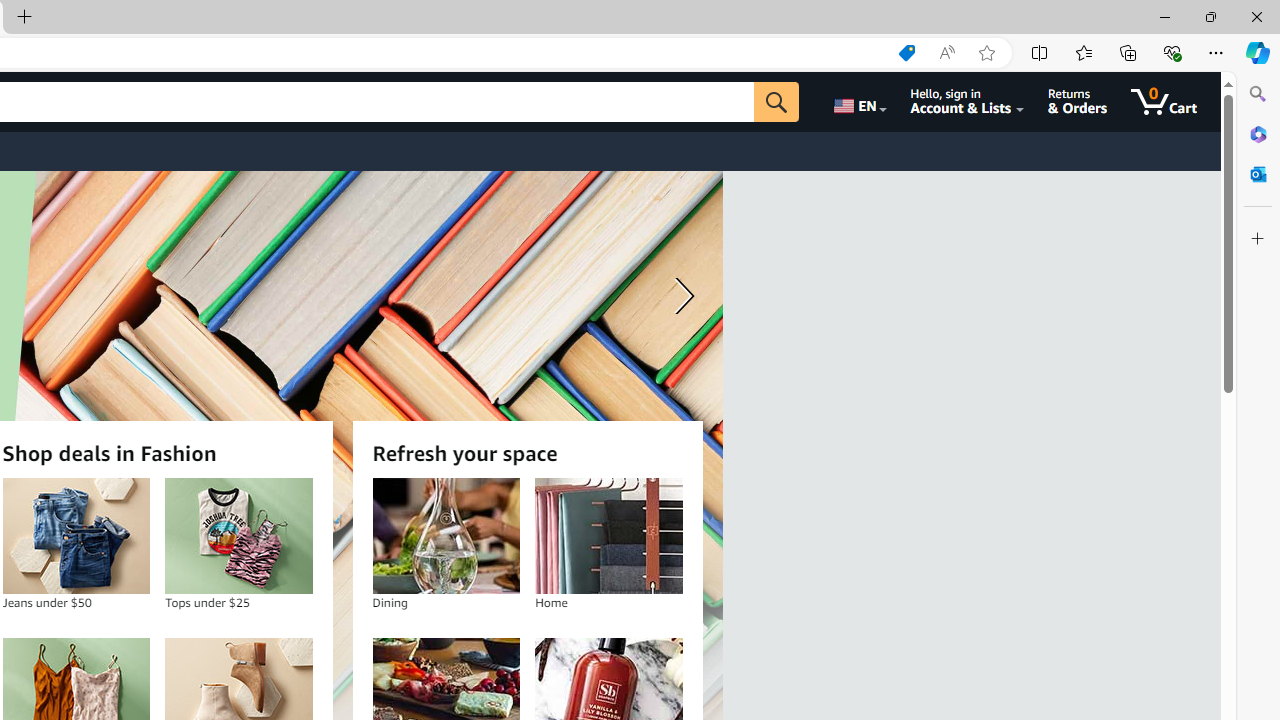 This screenshot has height=720, width=1280. I want to click on 'Hello, sign in Account & Lists', so click(967, 101).